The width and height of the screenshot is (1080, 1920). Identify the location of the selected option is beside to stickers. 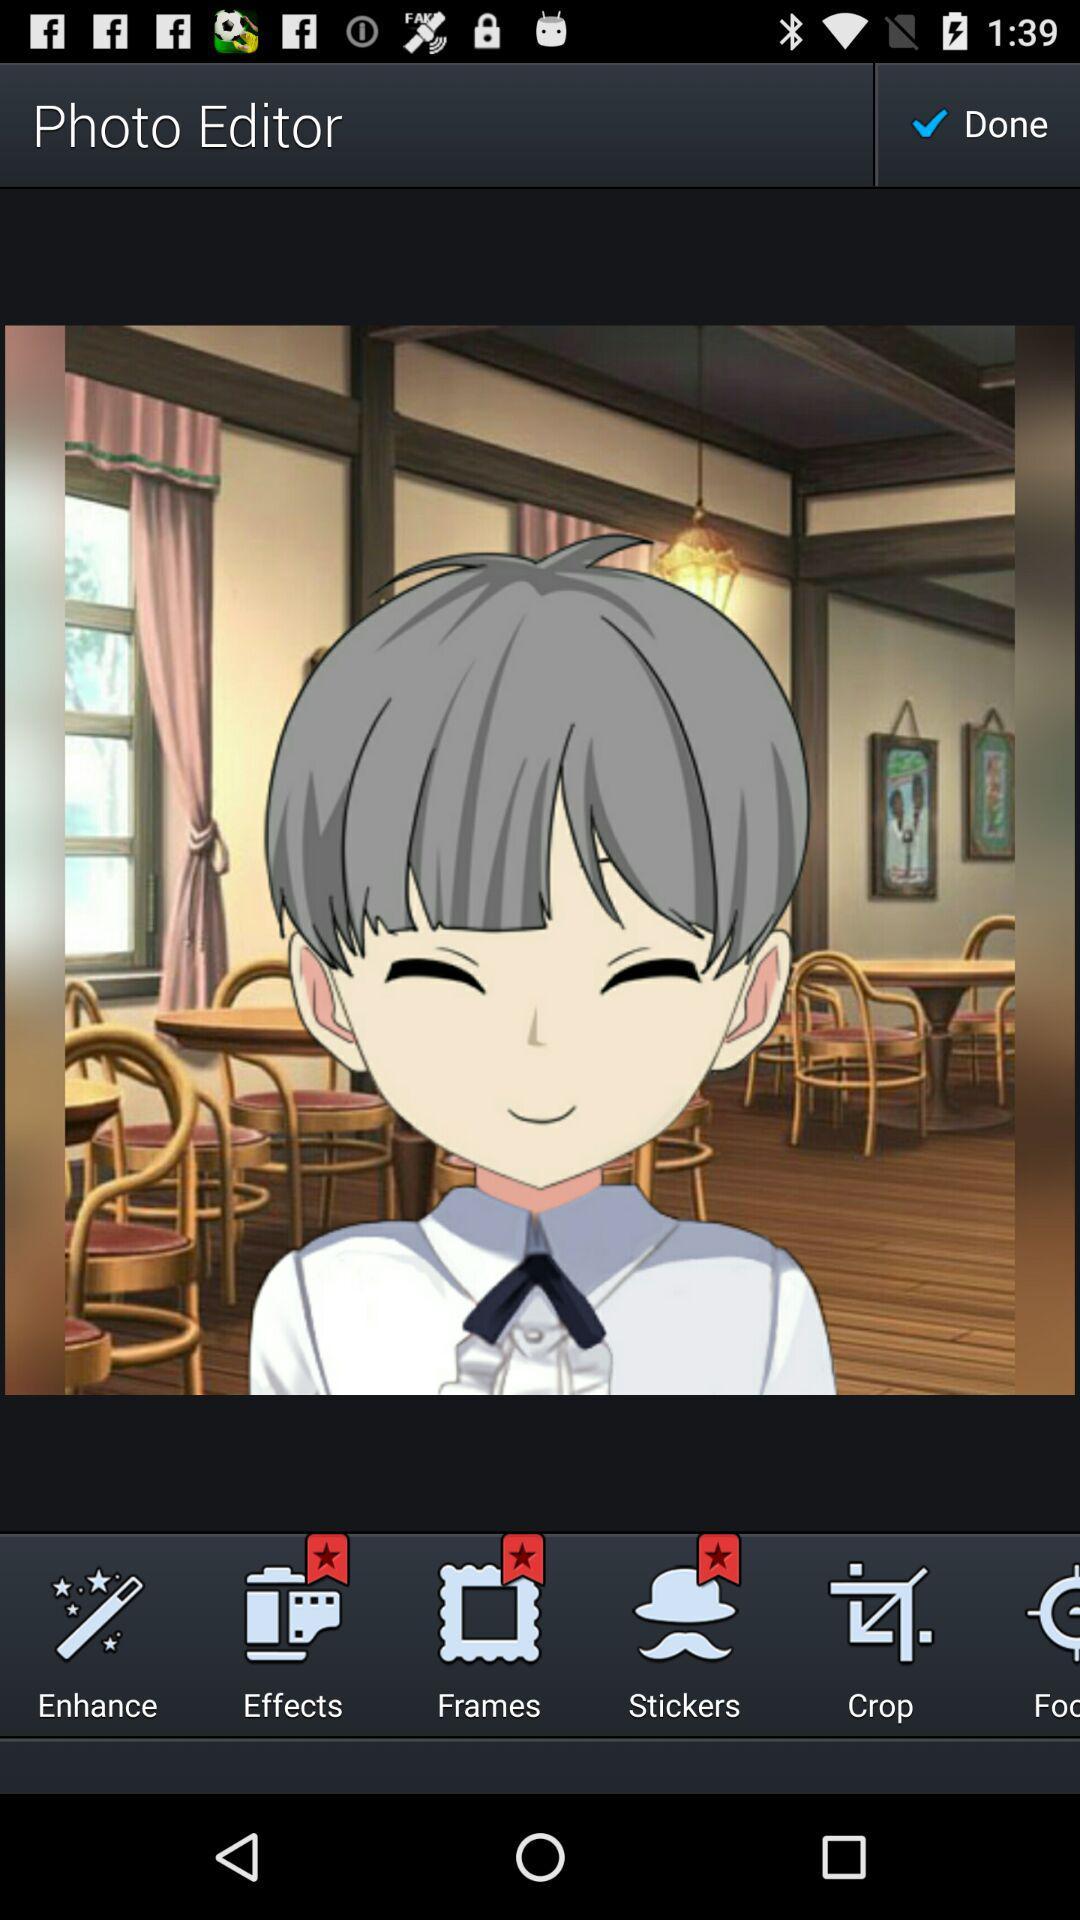
(879, 1607).